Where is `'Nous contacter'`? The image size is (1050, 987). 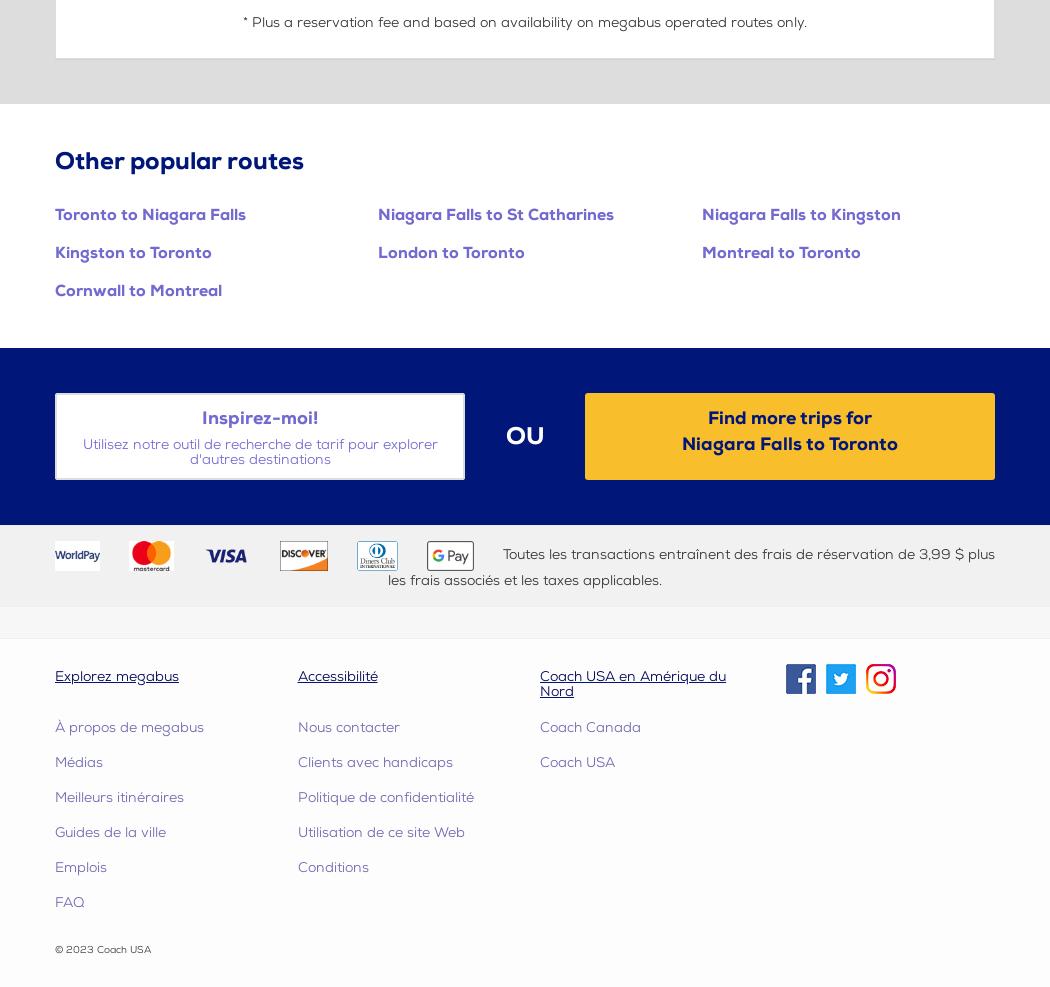 'Nous contacter' is located at coordinates (296, 725).